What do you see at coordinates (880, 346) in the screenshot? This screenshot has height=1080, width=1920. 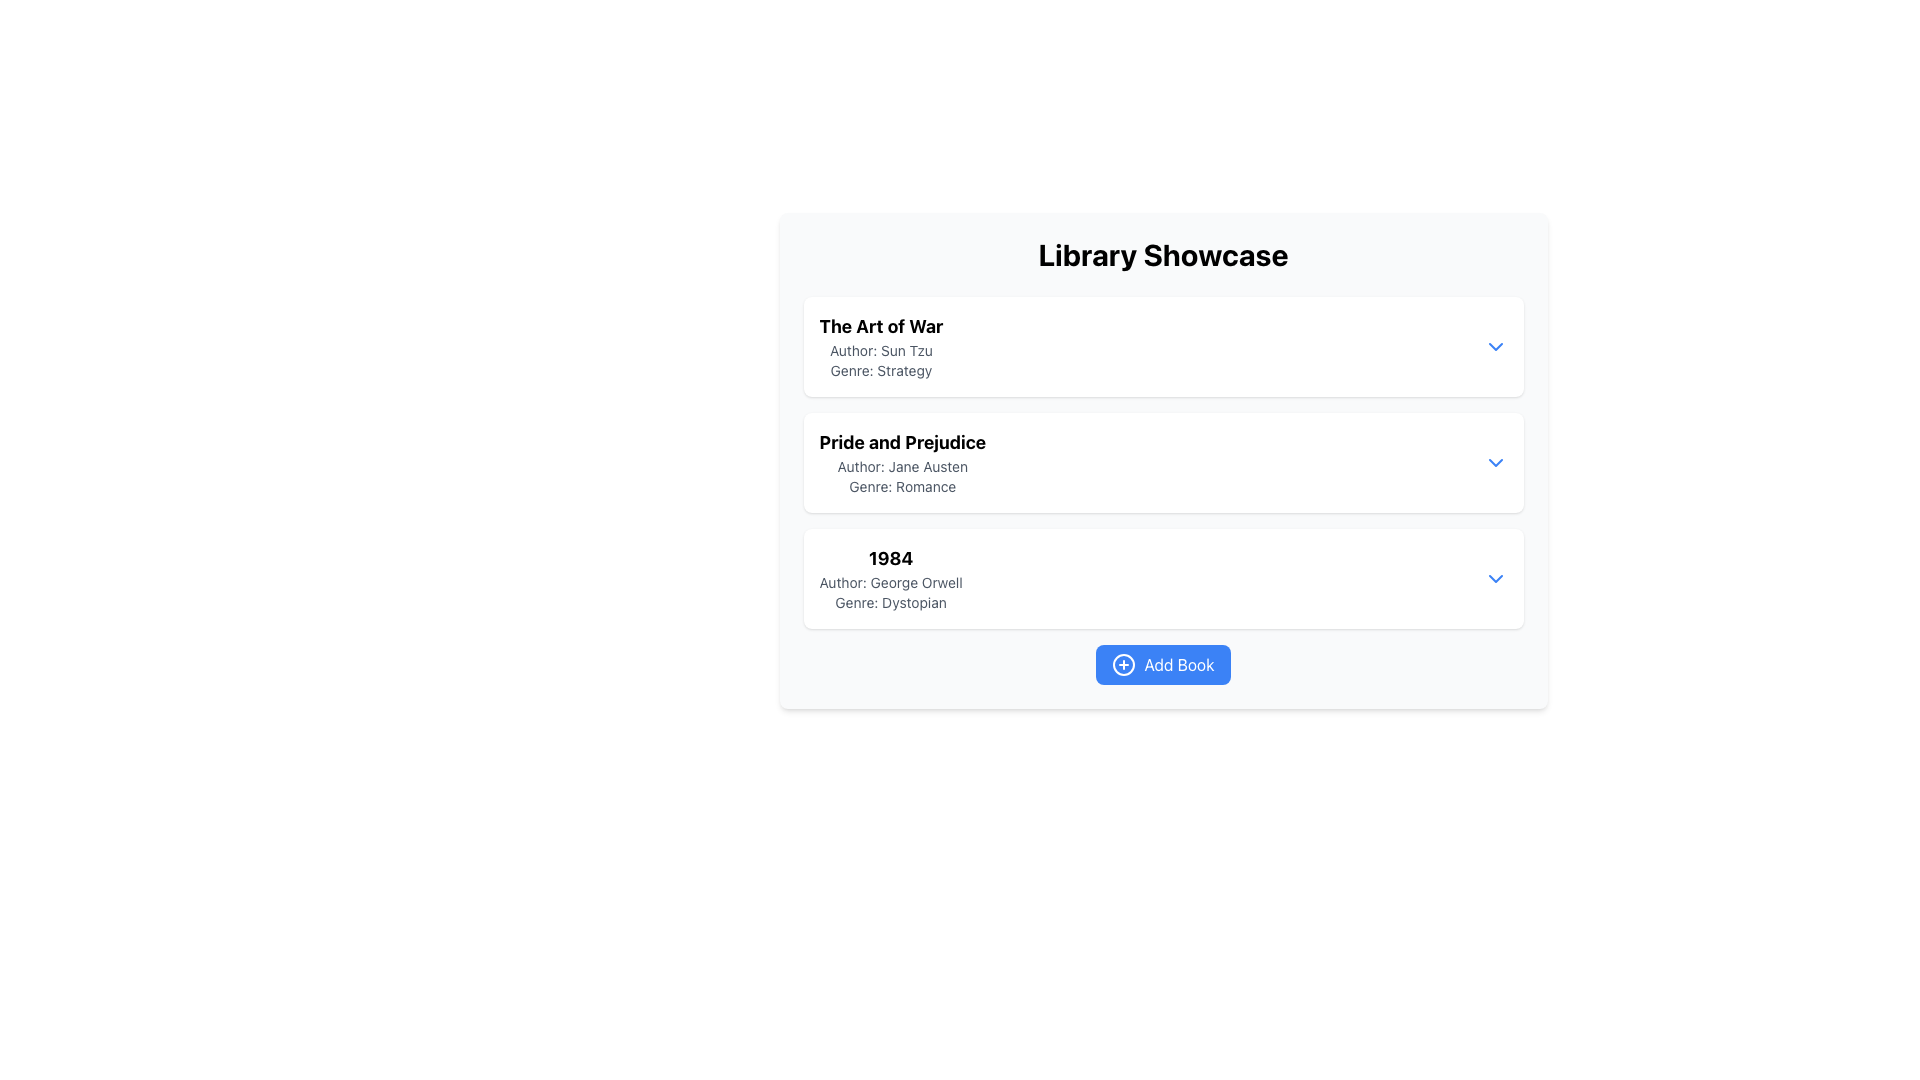 I see `the text block displaying the title 'The Art of War', which includes the author 'Author: Sun Tzu' and genre 'Genre: Strategy', located at the top-left corner of a card-like structure in a showcase list of books` at bounding box center [880, 346].